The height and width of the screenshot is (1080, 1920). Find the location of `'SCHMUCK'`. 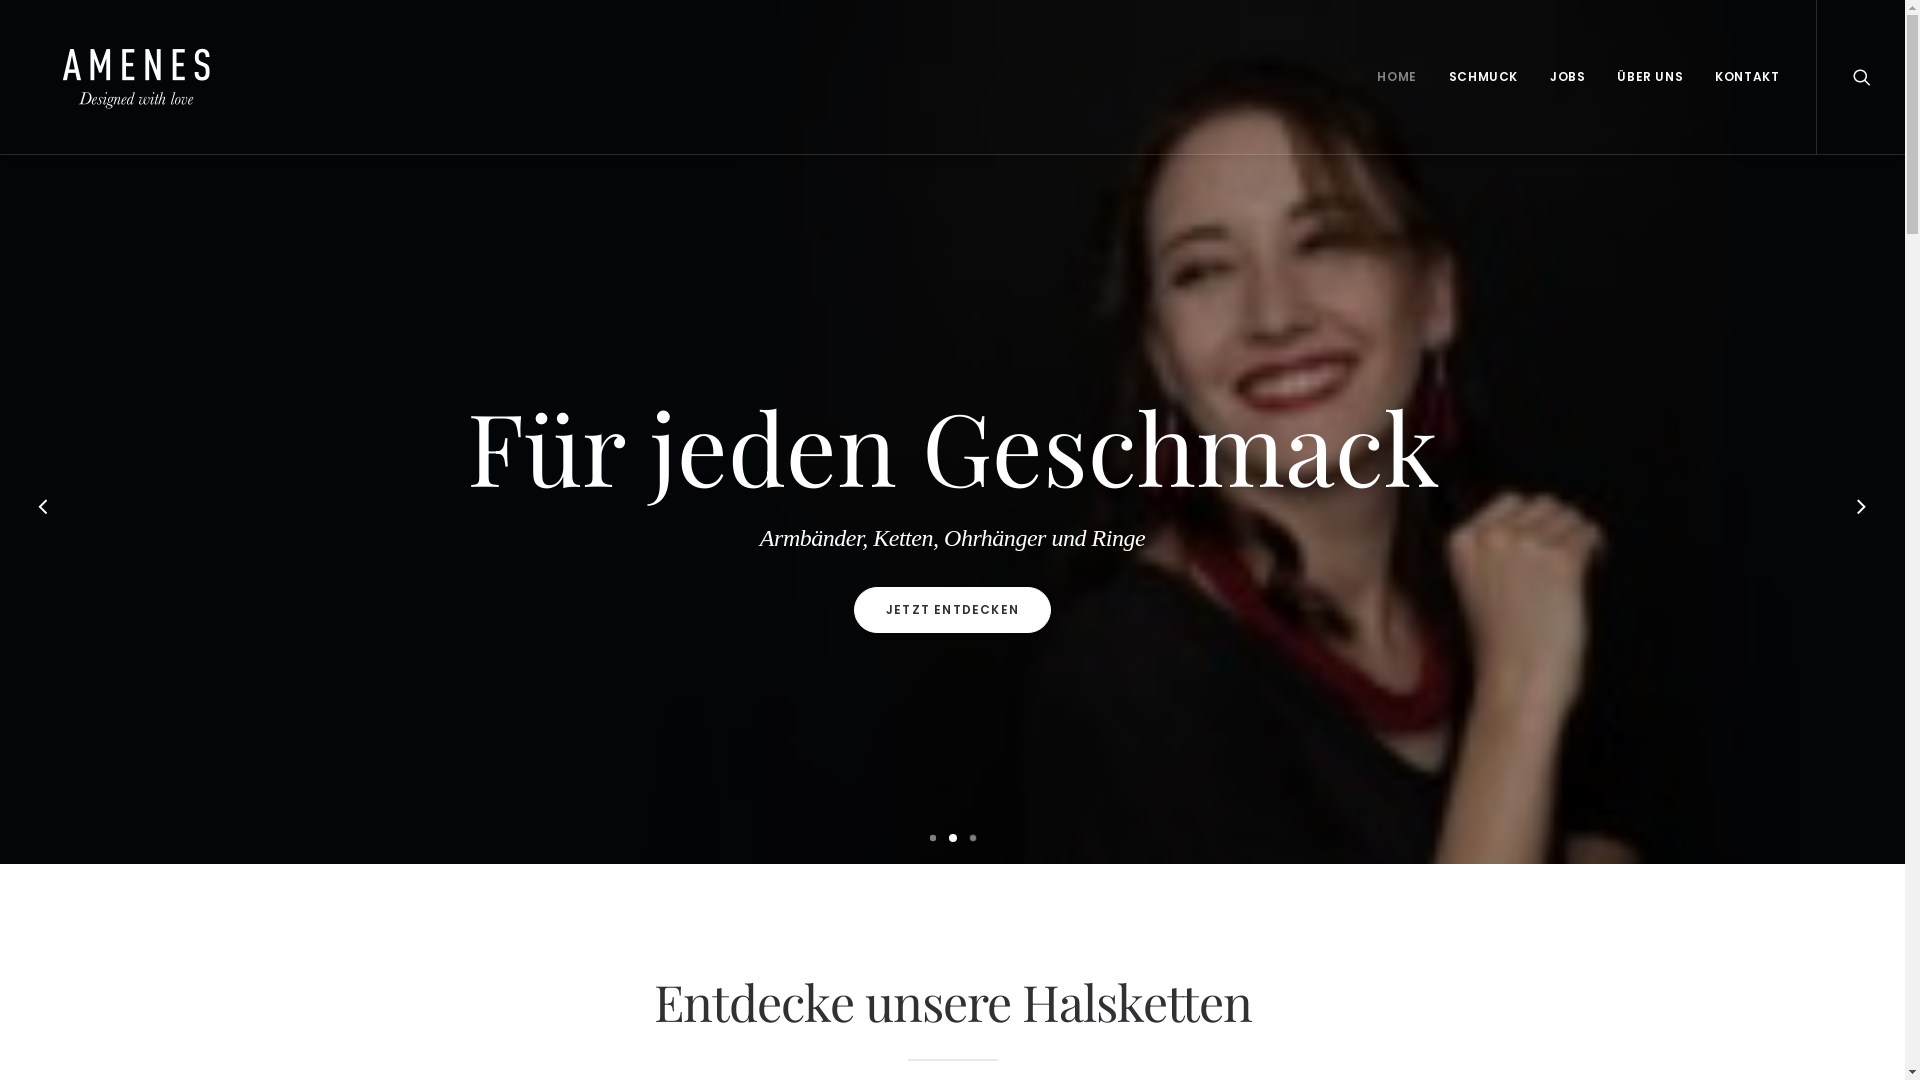

'SCHMUCK' is located at coordinates (1483, 76).